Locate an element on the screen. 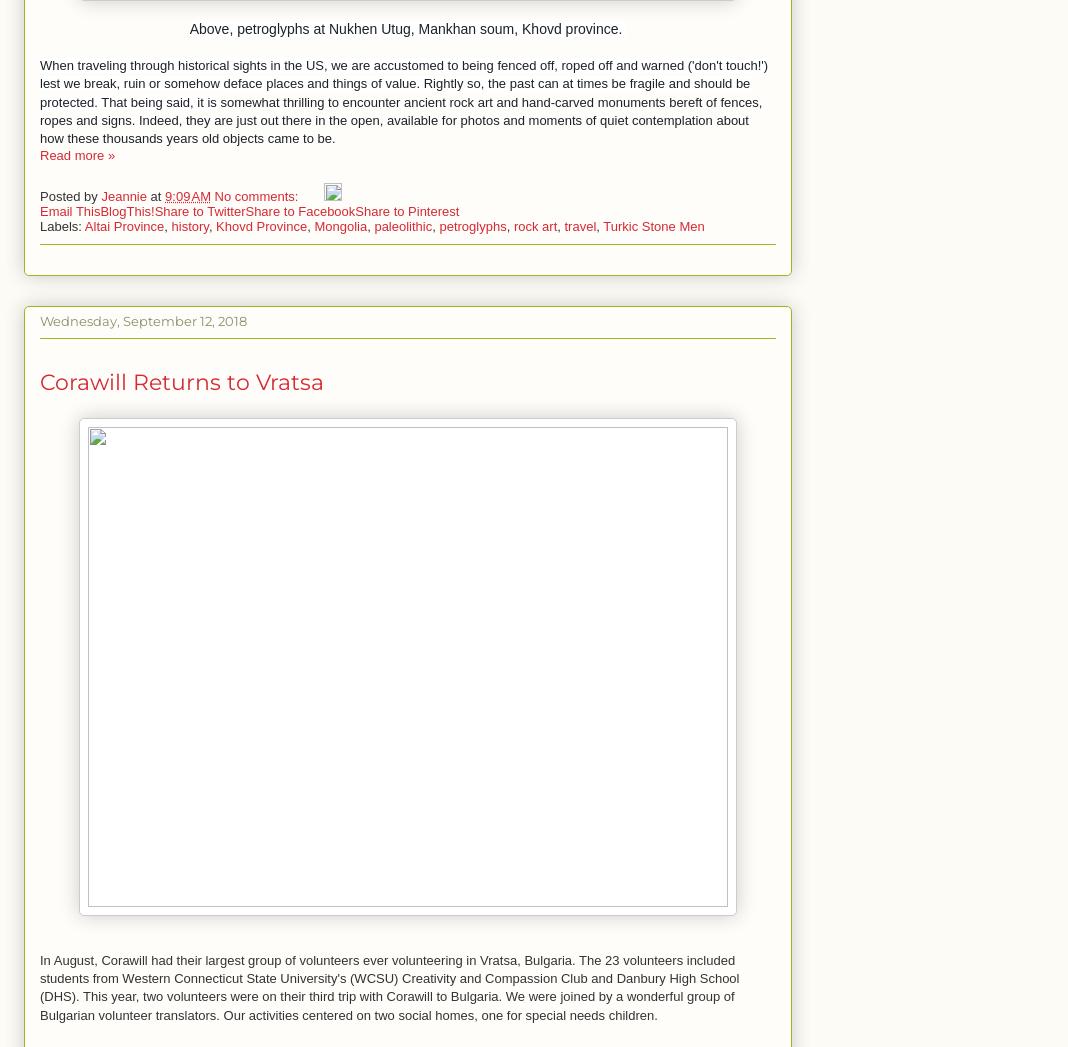 This screenshot has width=1068, height=1047. 'Posted by' is located at coordinates (69, 194).